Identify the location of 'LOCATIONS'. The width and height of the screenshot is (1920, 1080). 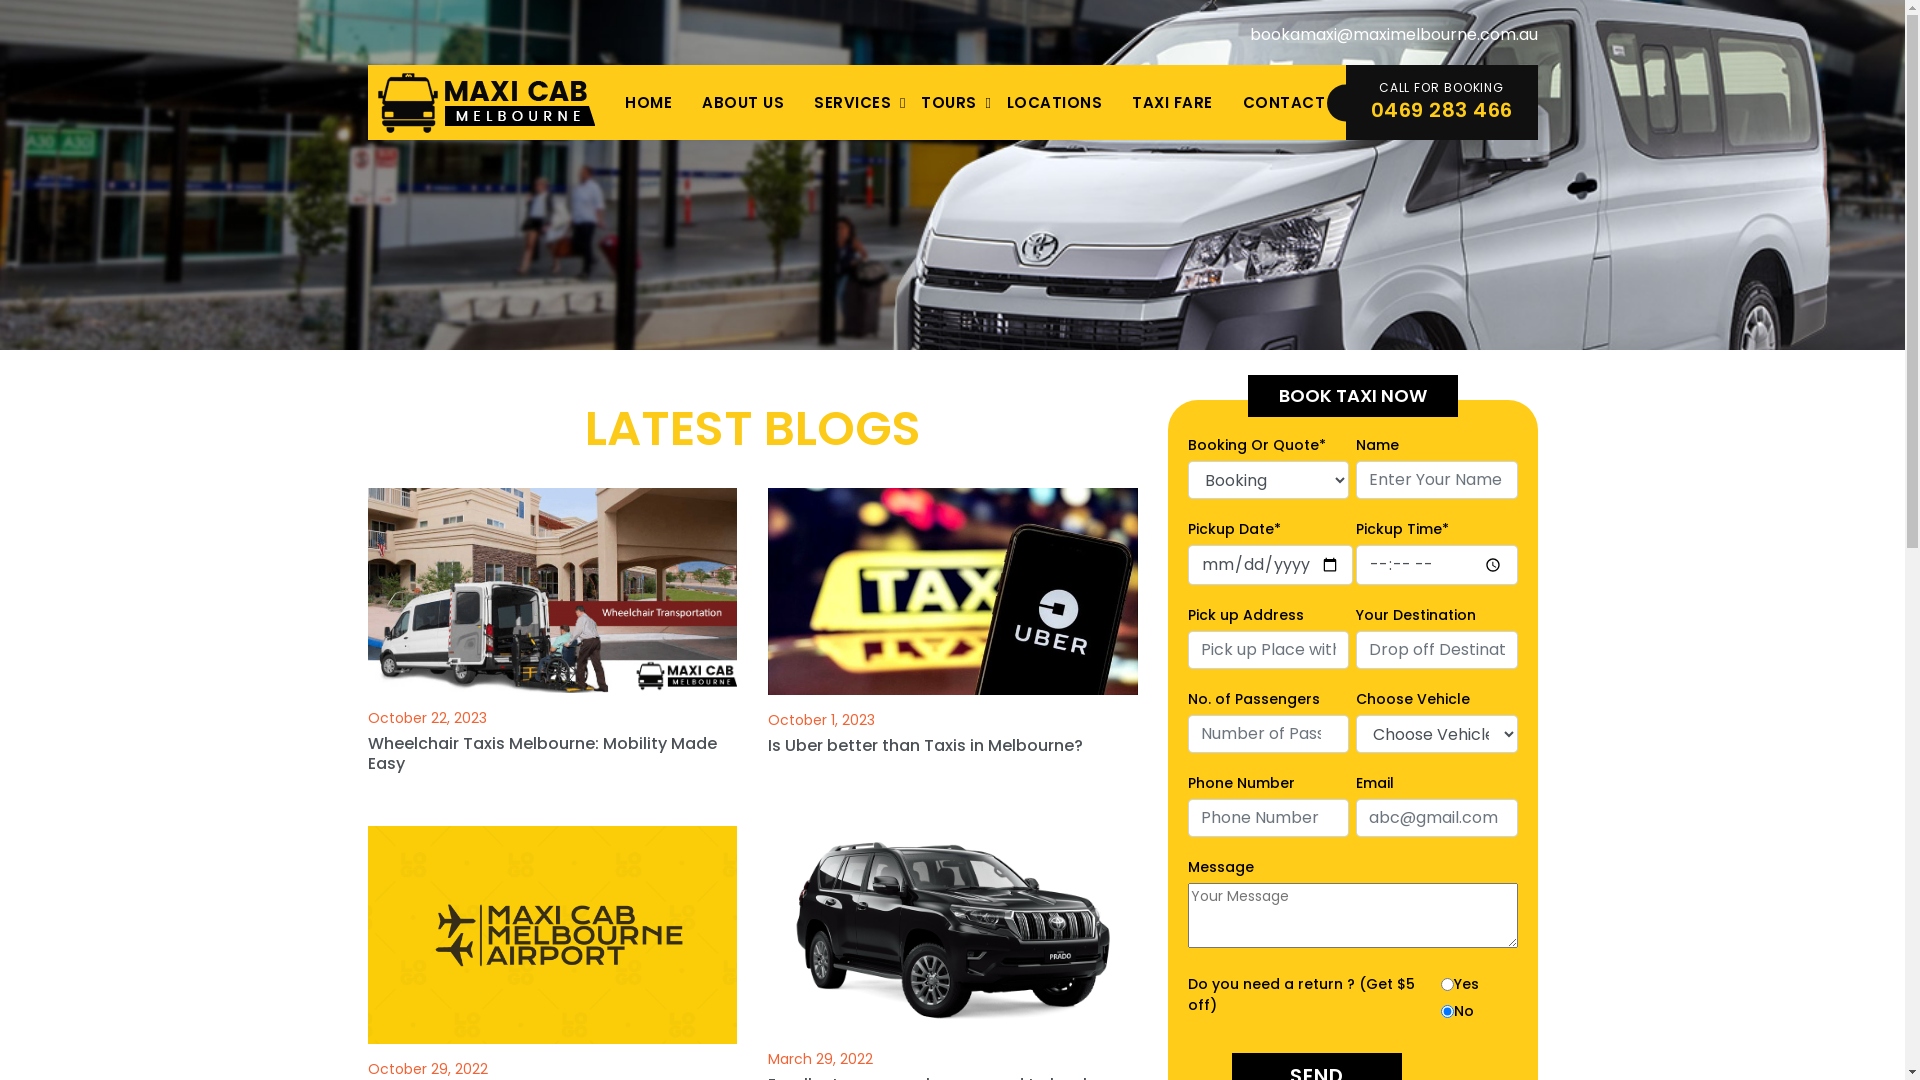
(992, 102).